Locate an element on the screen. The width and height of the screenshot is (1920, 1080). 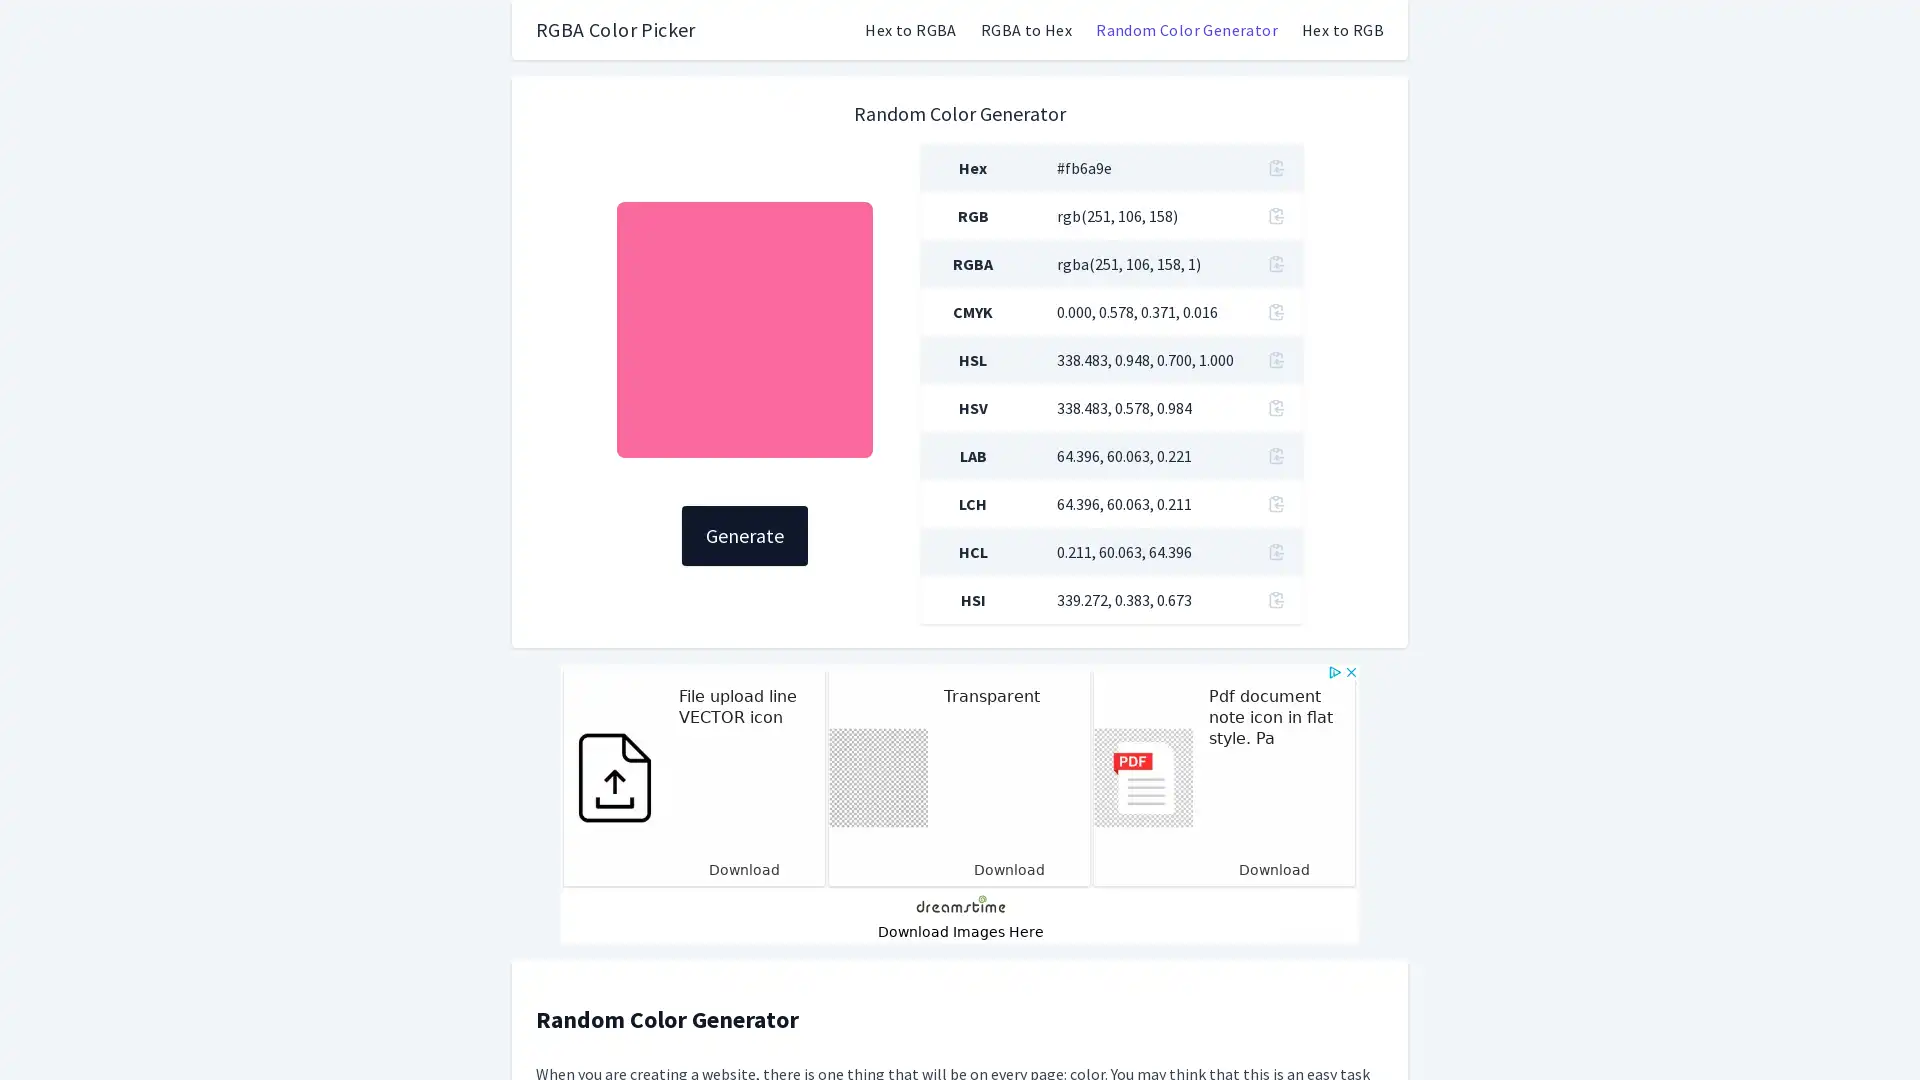
Generate is located at coordinates (743, 535).